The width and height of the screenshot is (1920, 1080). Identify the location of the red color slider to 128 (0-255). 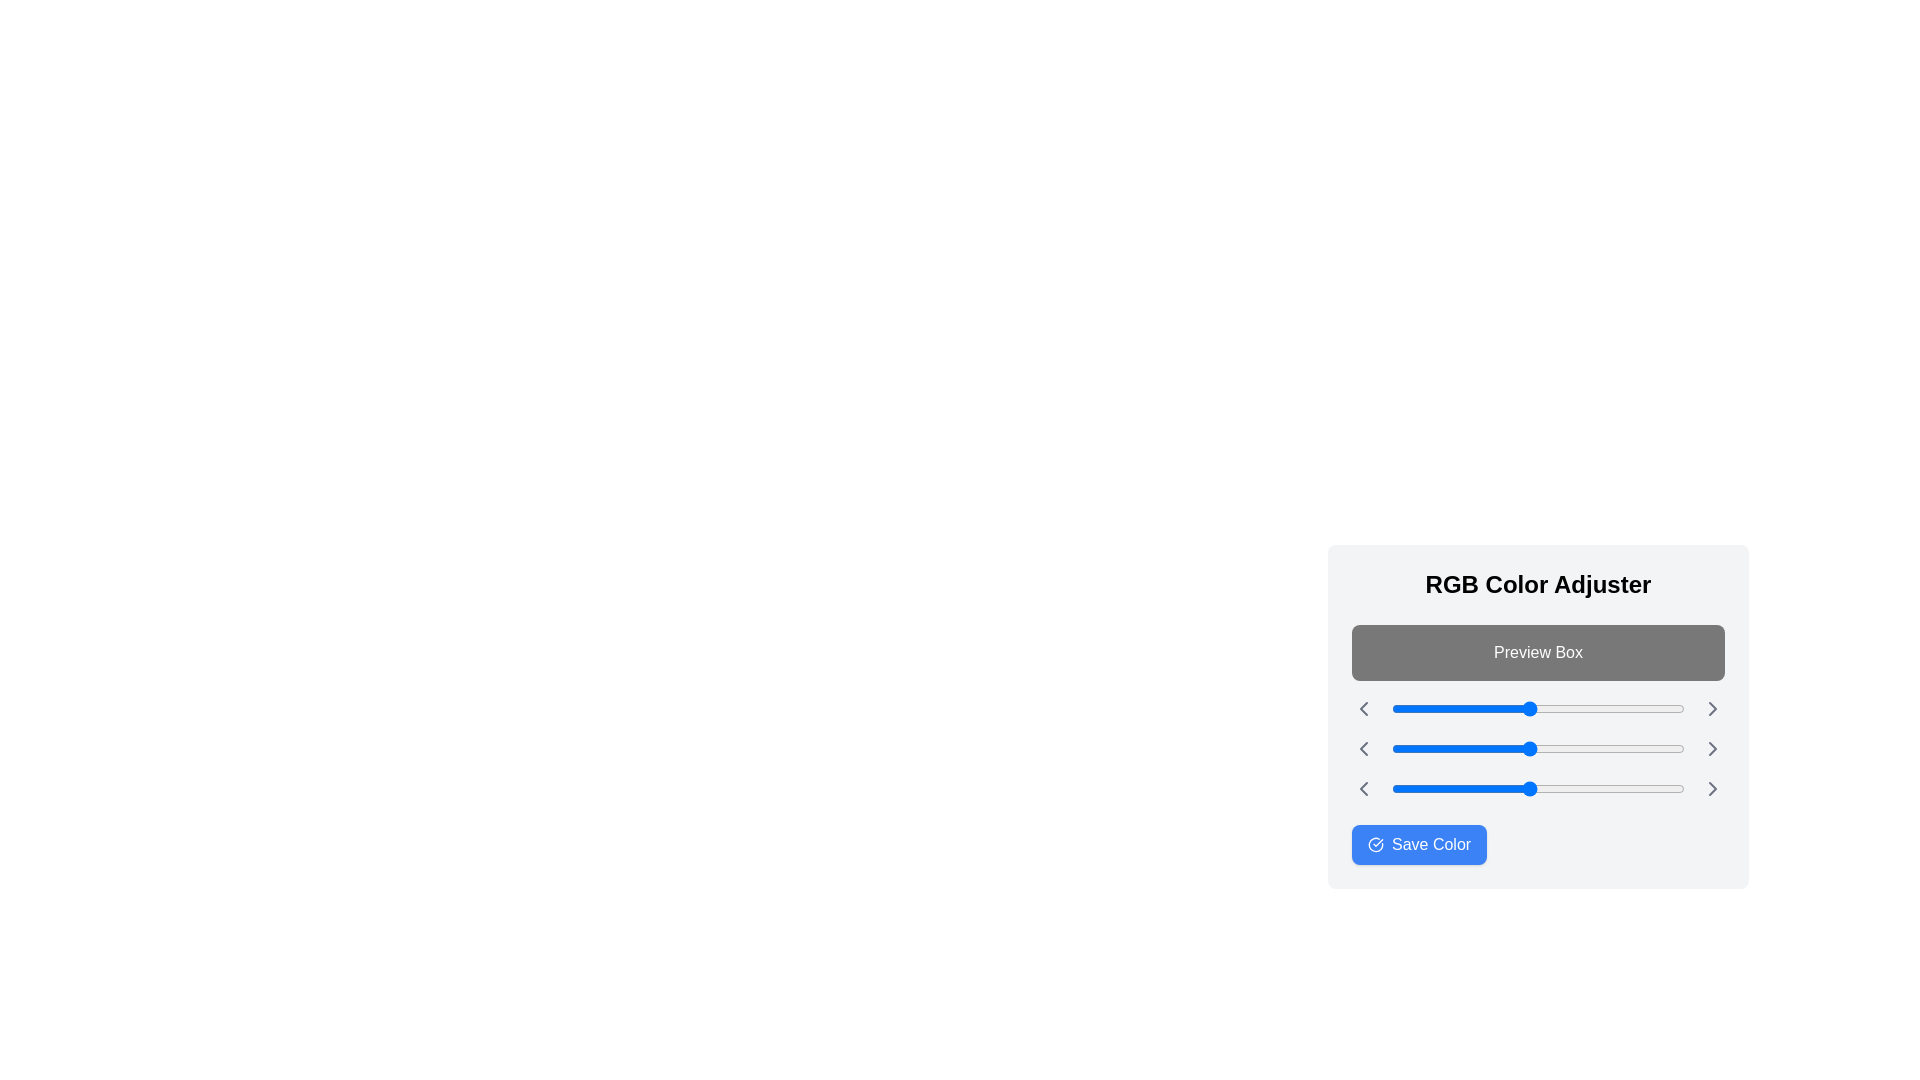
(1538, 708).